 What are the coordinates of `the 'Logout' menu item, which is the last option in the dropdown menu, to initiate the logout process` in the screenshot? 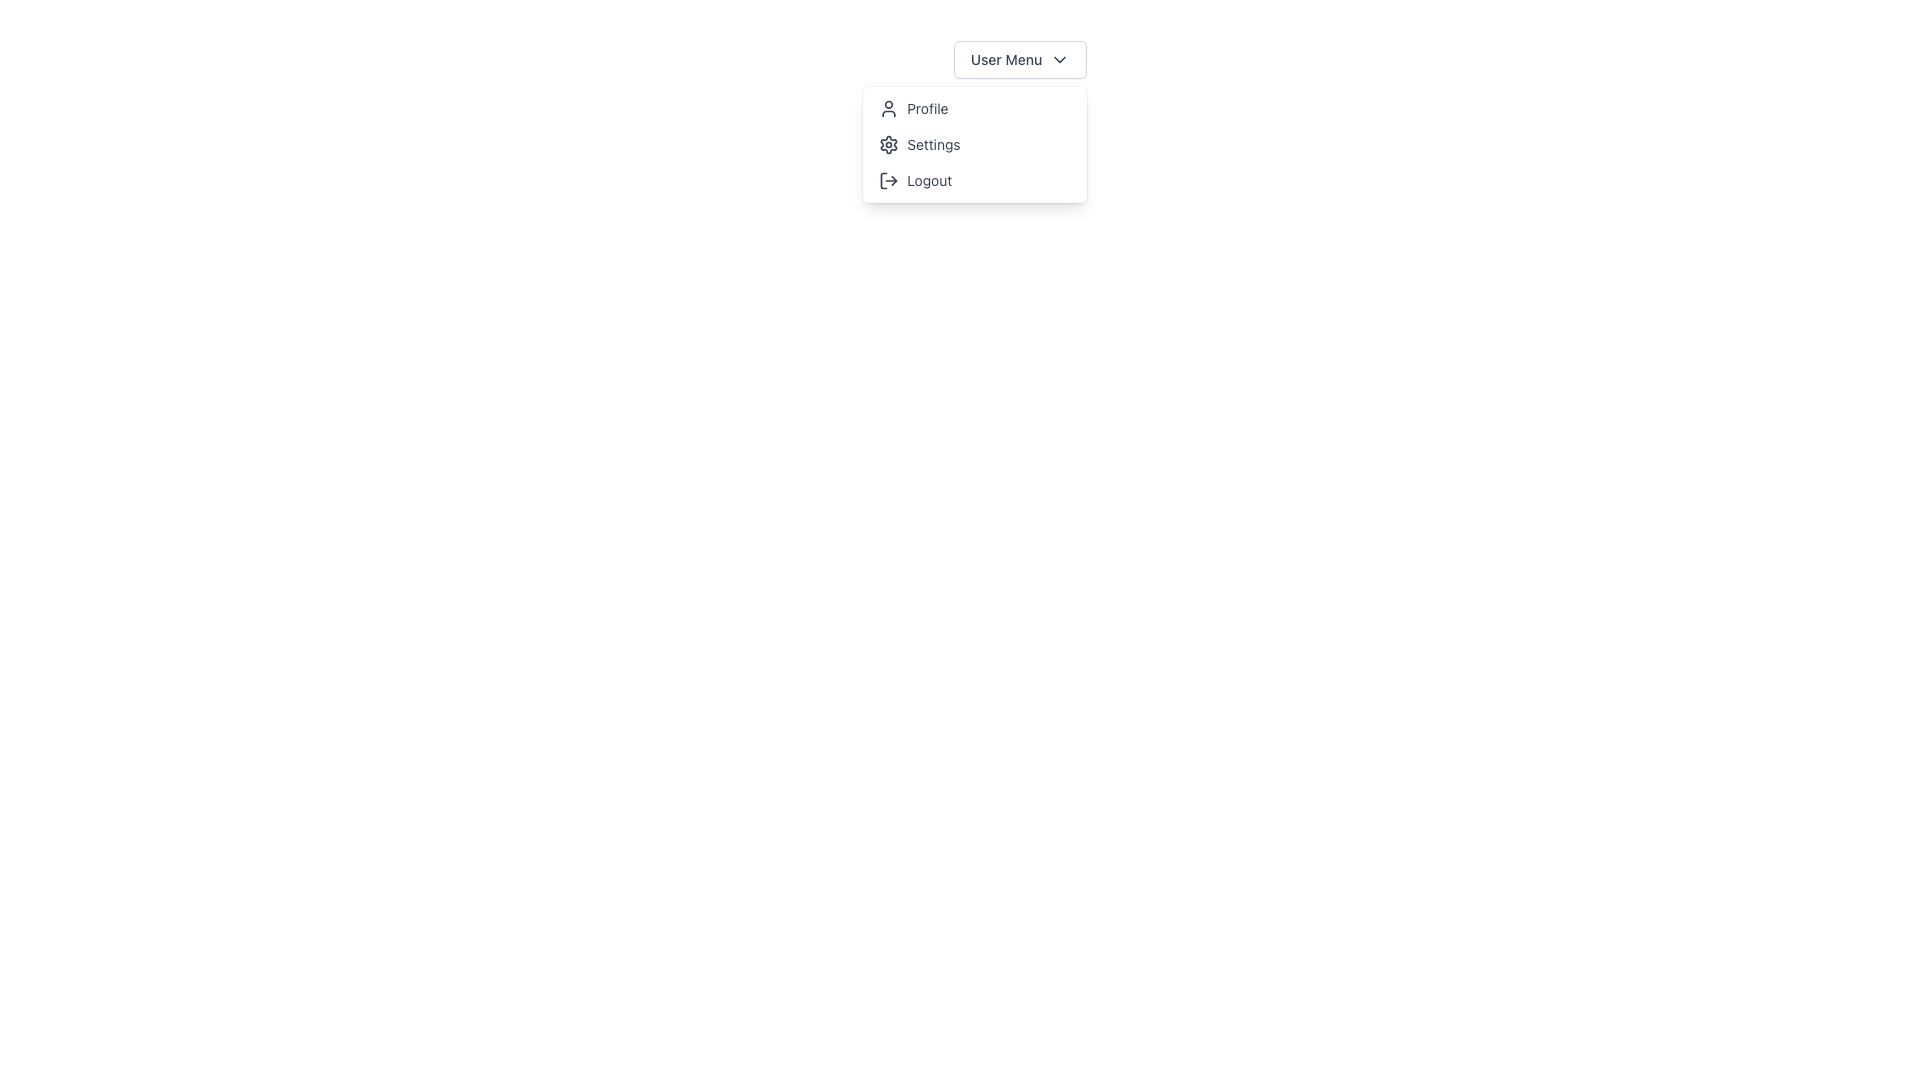 It's located at (975, 181).